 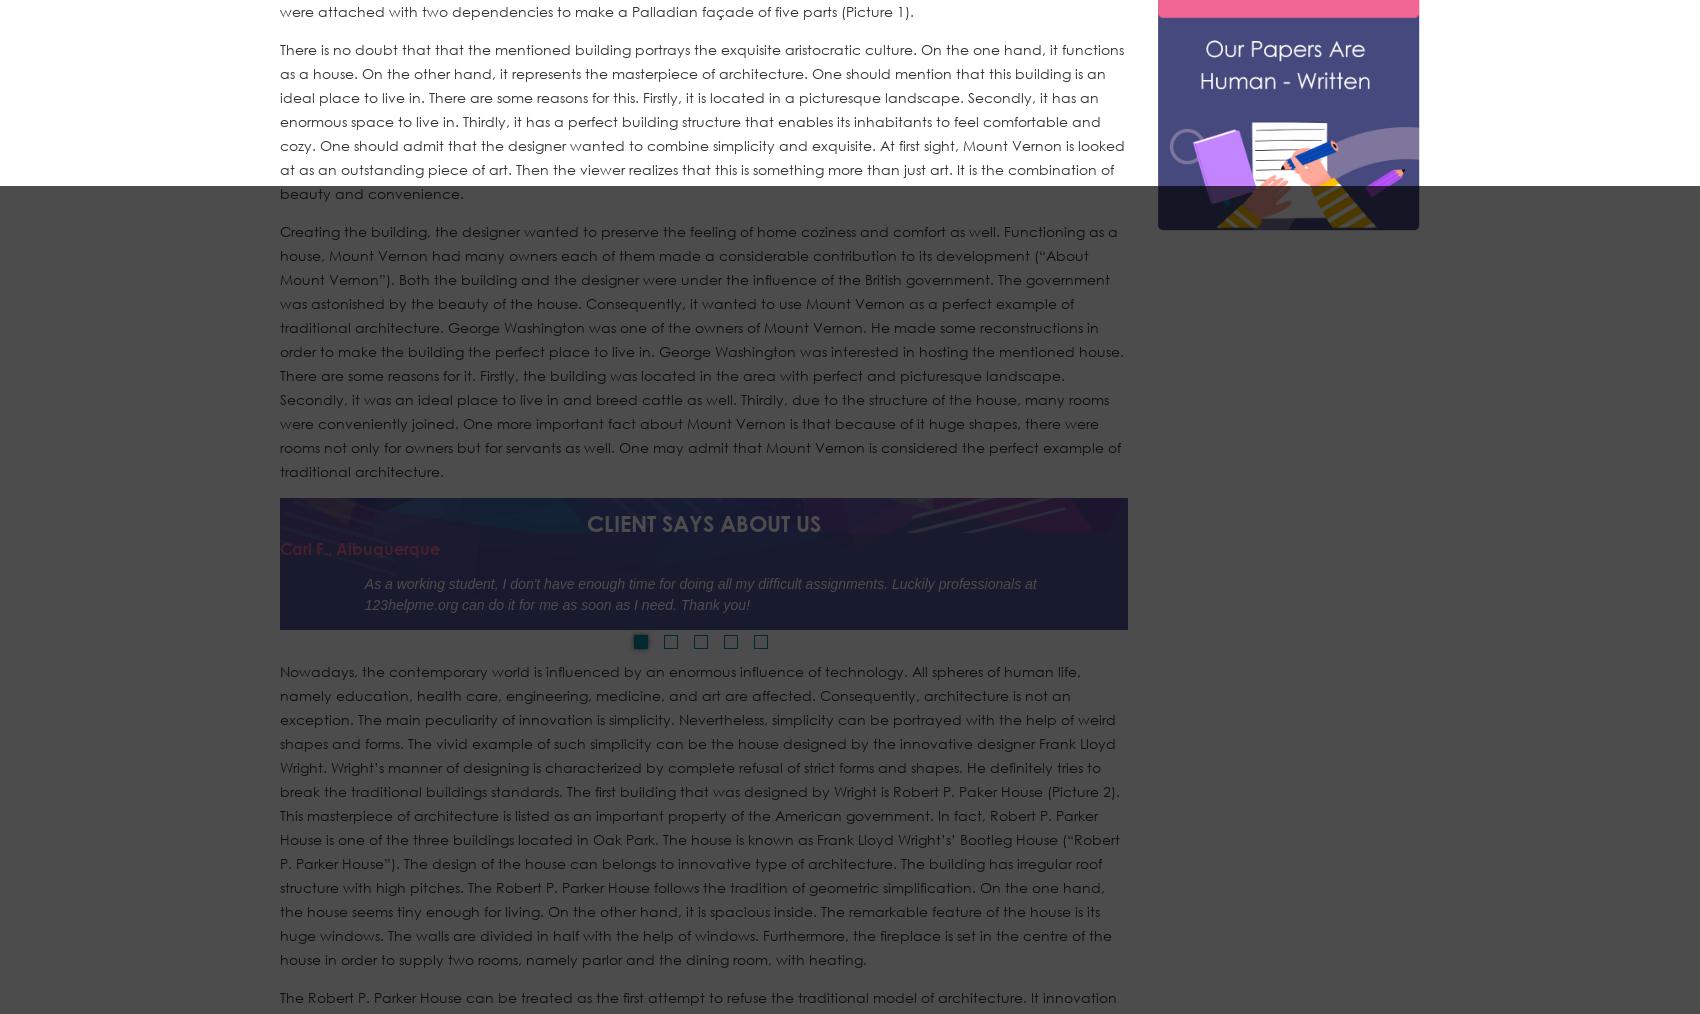 What do you see at coordinates (279, 349) in the screenshot?
I see `'Creating the building, the designer wanted to preserve the feeling of home coziness and comfort as well. Functioning as a house, Mount Vernon had many owners each of them made a considerable contribution to its development (“About Mount Vernon”). Both the building and the designer were under the influence of the British government. The government was astonished by the beauty of the house. Consequently, it wanted to use Mount Vernon as a perfect example of traditional architecture. George Washington was one of the owners of Mount Vernon. He made some reconstructions in order to make the building the perfect place to live in. George Washington was interested in hosting the mentioned house. There are some reasons for it. Firstly, the building was located in the area with perfect and picturesque landscape. Secondly, it was an ideal place to live in and breed cattle as well. Thirdly, due to the structure of the house, many rooms were conveniently joined. One more important fact about Mount Vernon is that because of it huge shapes, there were rooms not only for owners but for servants as well. One may admit that Mount Vernon is considered the perfect example of traditional architecture.'` at bounding box center [279, 349].